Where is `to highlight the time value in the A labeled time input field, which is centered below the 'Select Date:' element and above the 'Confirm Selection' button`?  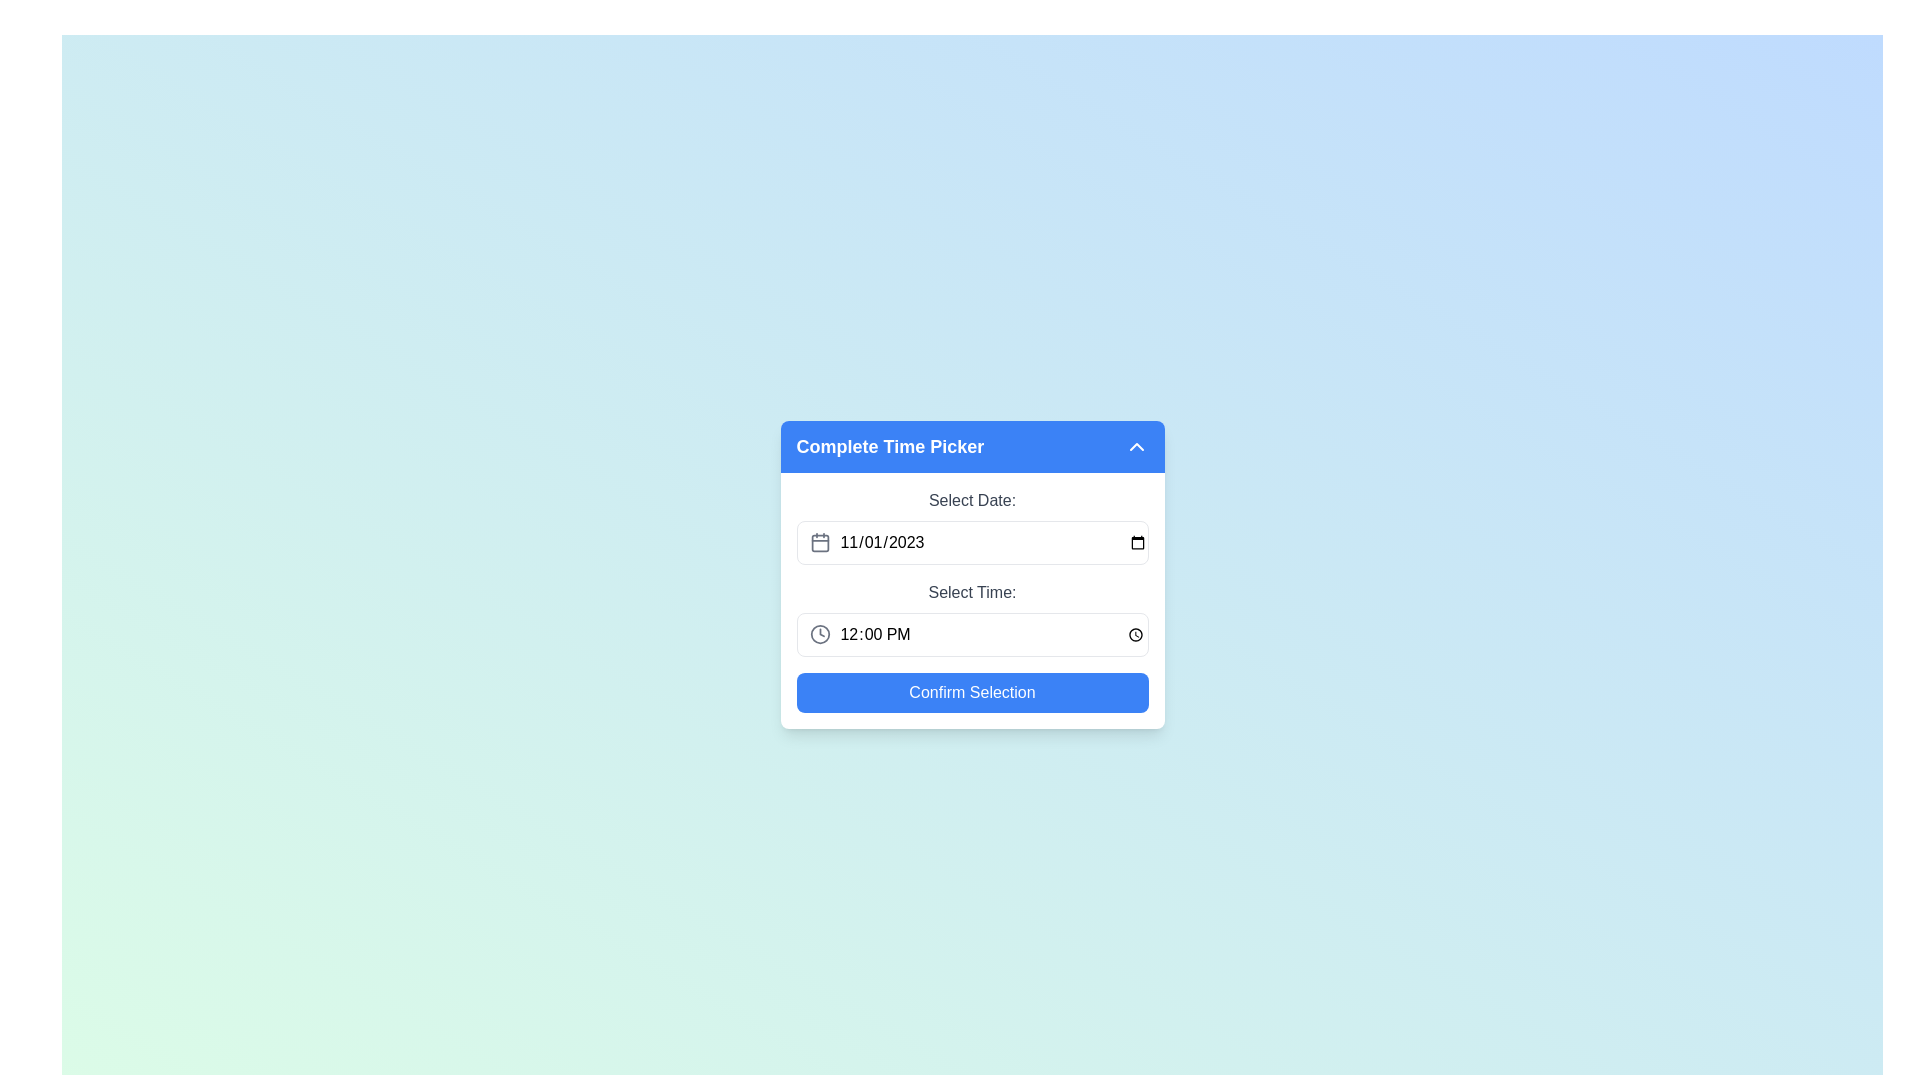 to highlight the time value in the A labeled time input field, which is centered below the 'Select Date:' element and above the 'Confirm Selection' button is located at coordinates (972, 617).